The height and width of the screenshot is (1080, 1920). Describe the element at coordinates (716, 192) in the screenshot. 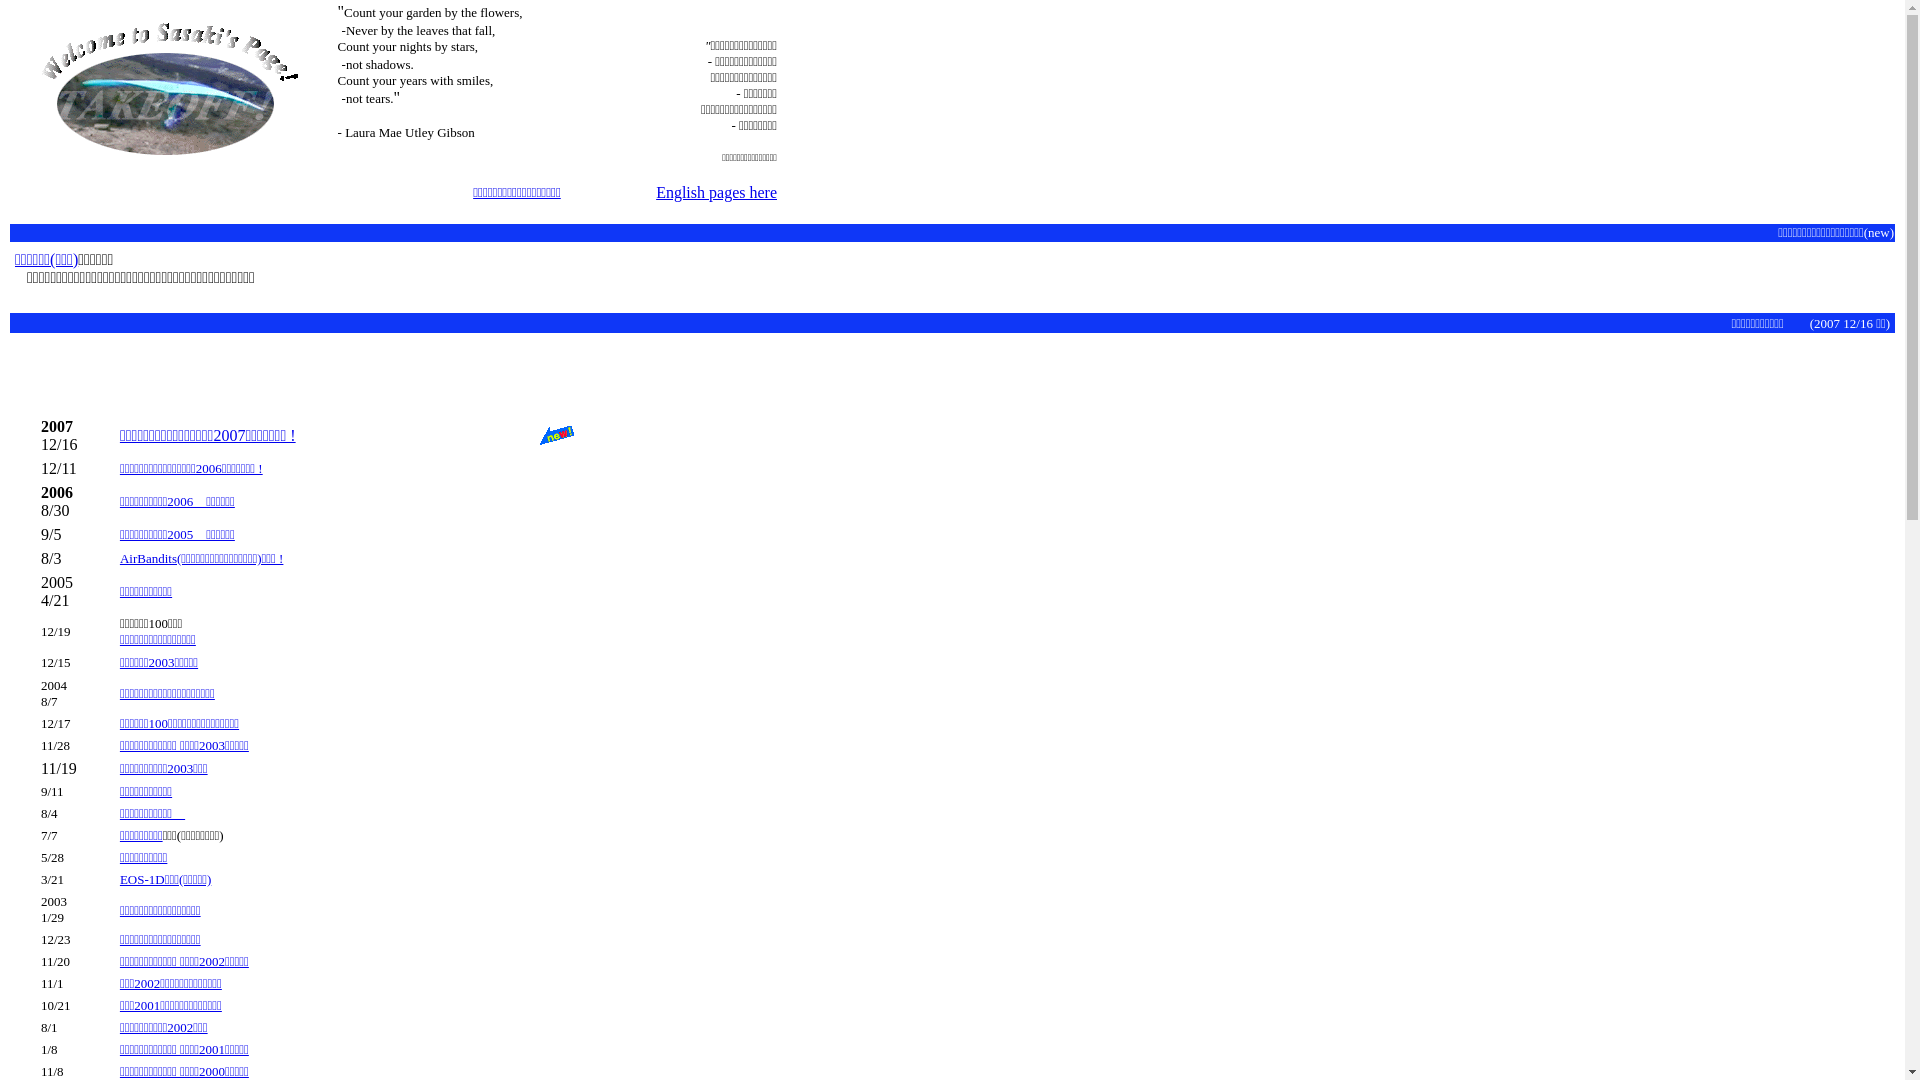

I see `'English pages here'` at that location.